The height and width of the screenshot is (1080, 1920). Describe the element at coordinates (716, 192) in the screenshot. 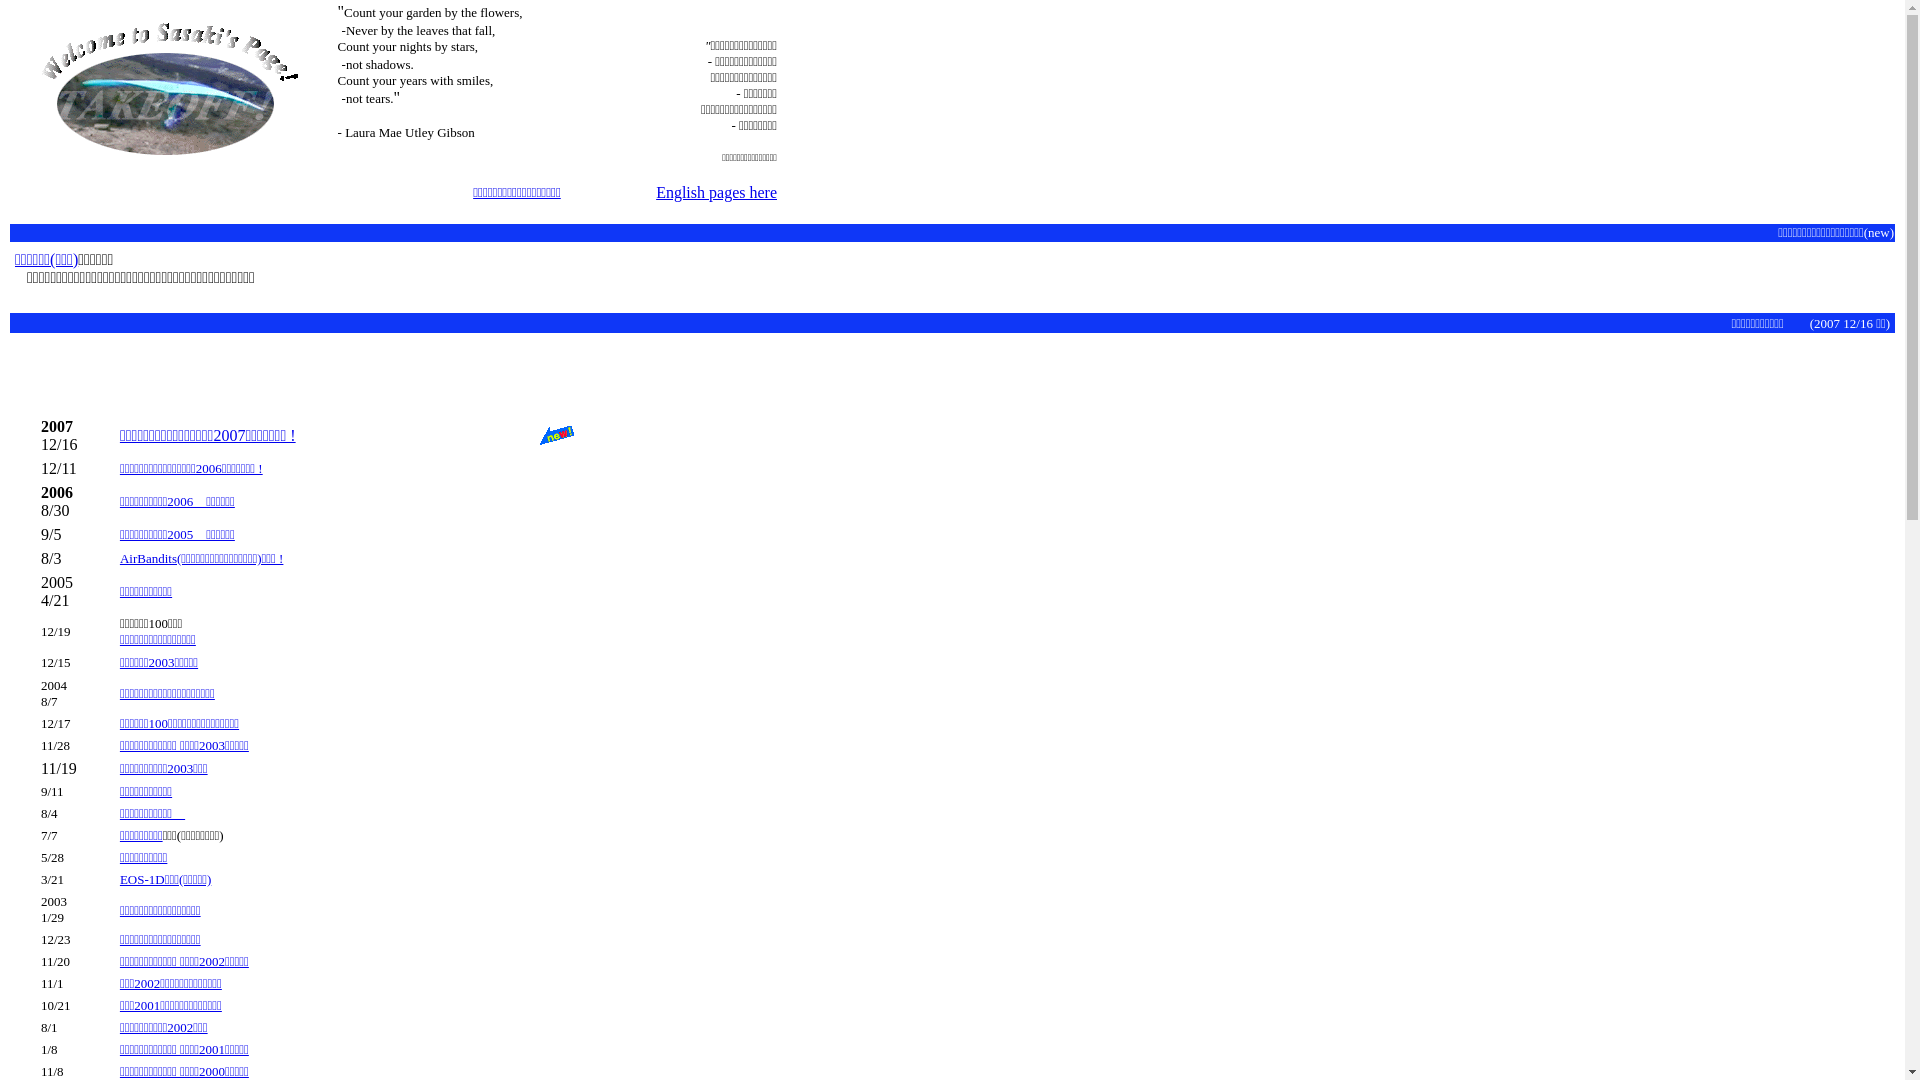

I see `'English pages here'` at that location.